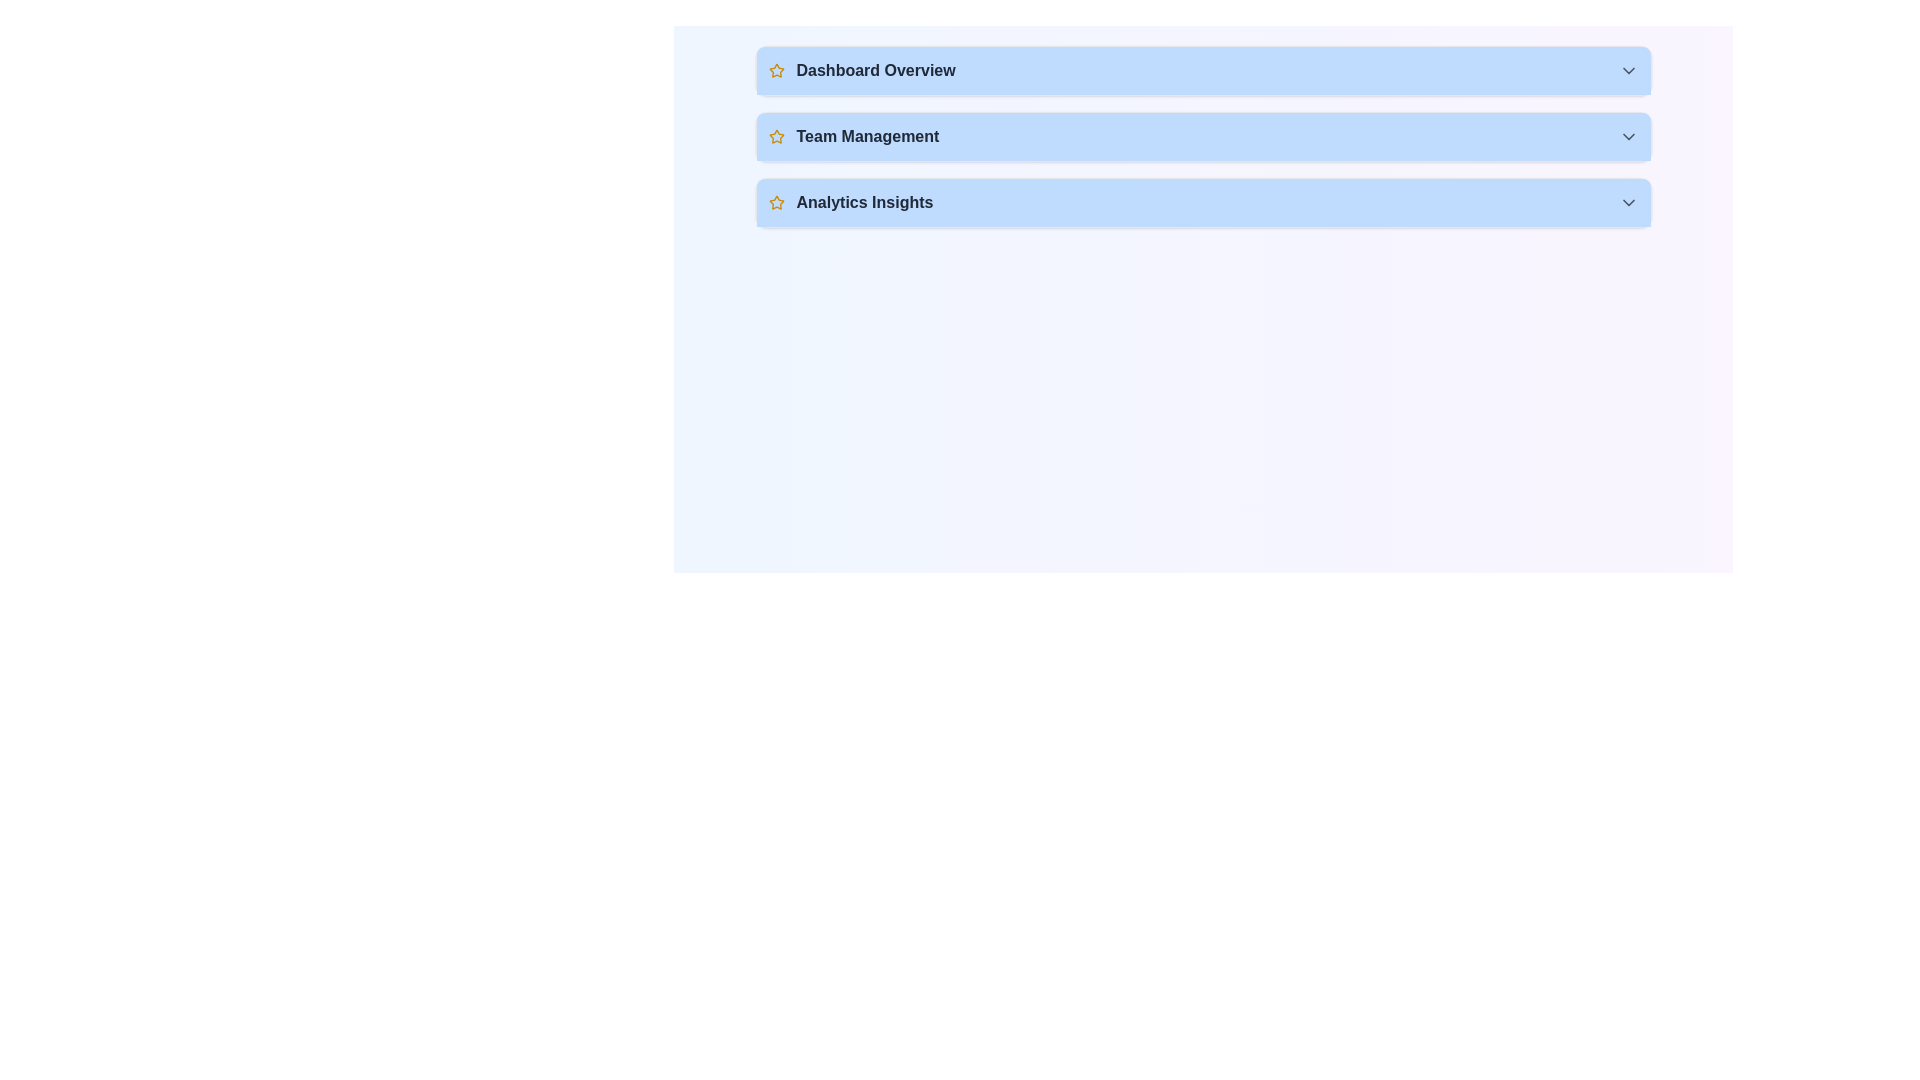 Image resolution: width=1920 pixels, height=1080 pixels. I want to click on the Clickable Section Header located in the first section of a vertically stacked list with a rounded light blue background, so click(862, 69).